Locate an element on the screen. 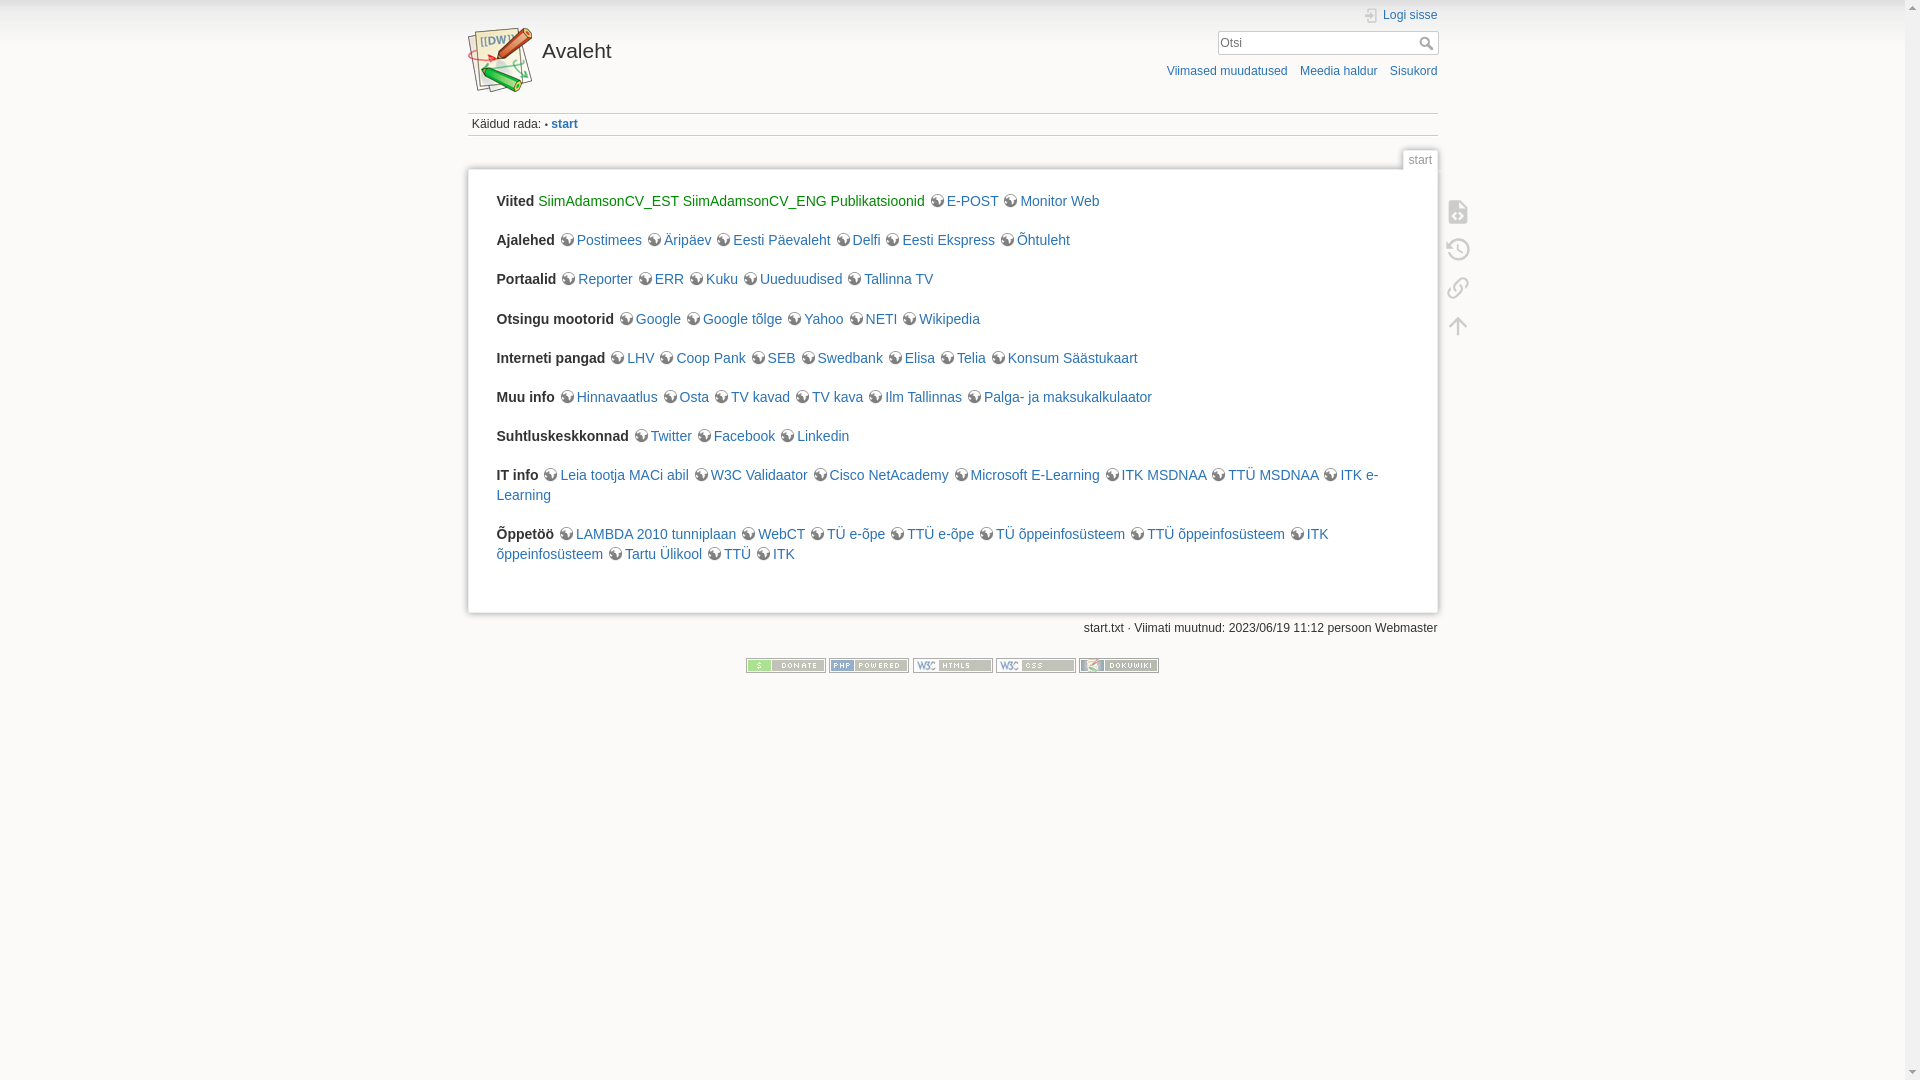  'Linkedin' is located at coordinates (814, 434).